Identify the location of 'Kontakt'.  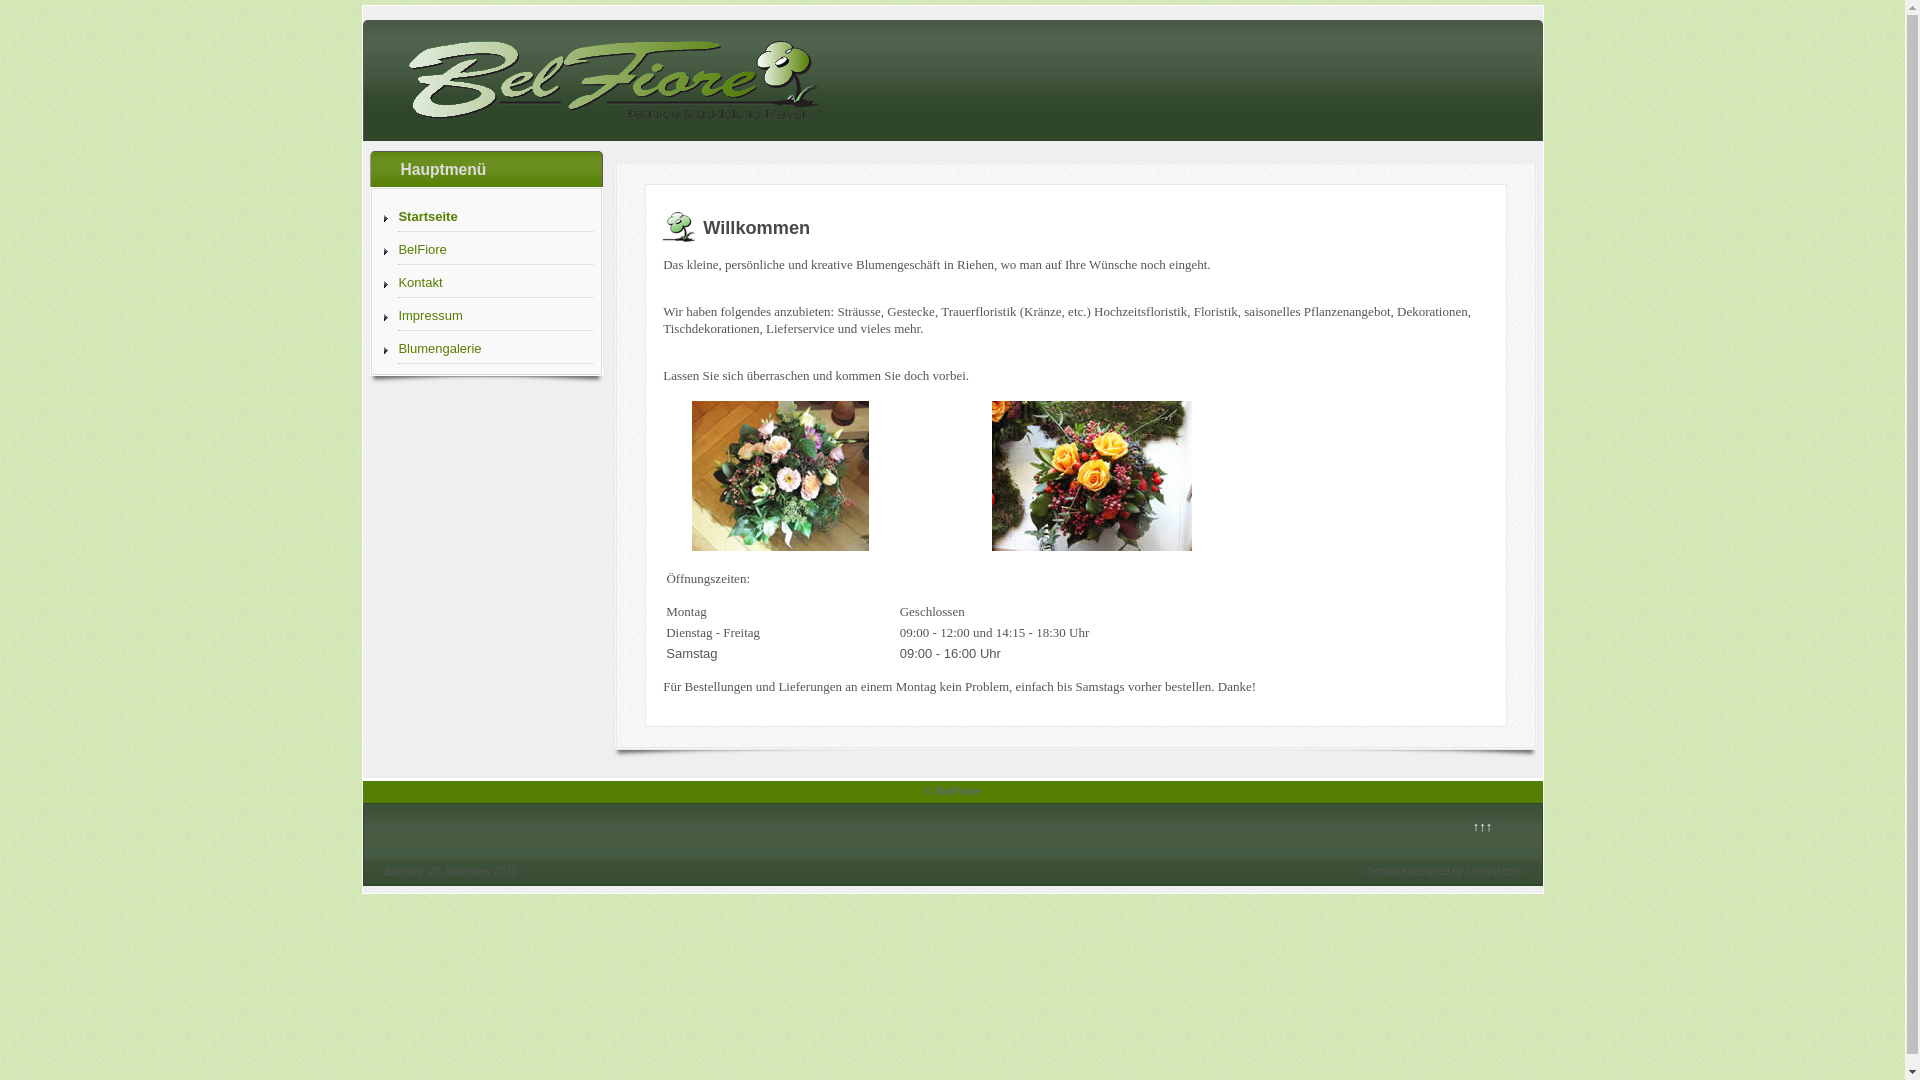
(495, 283).